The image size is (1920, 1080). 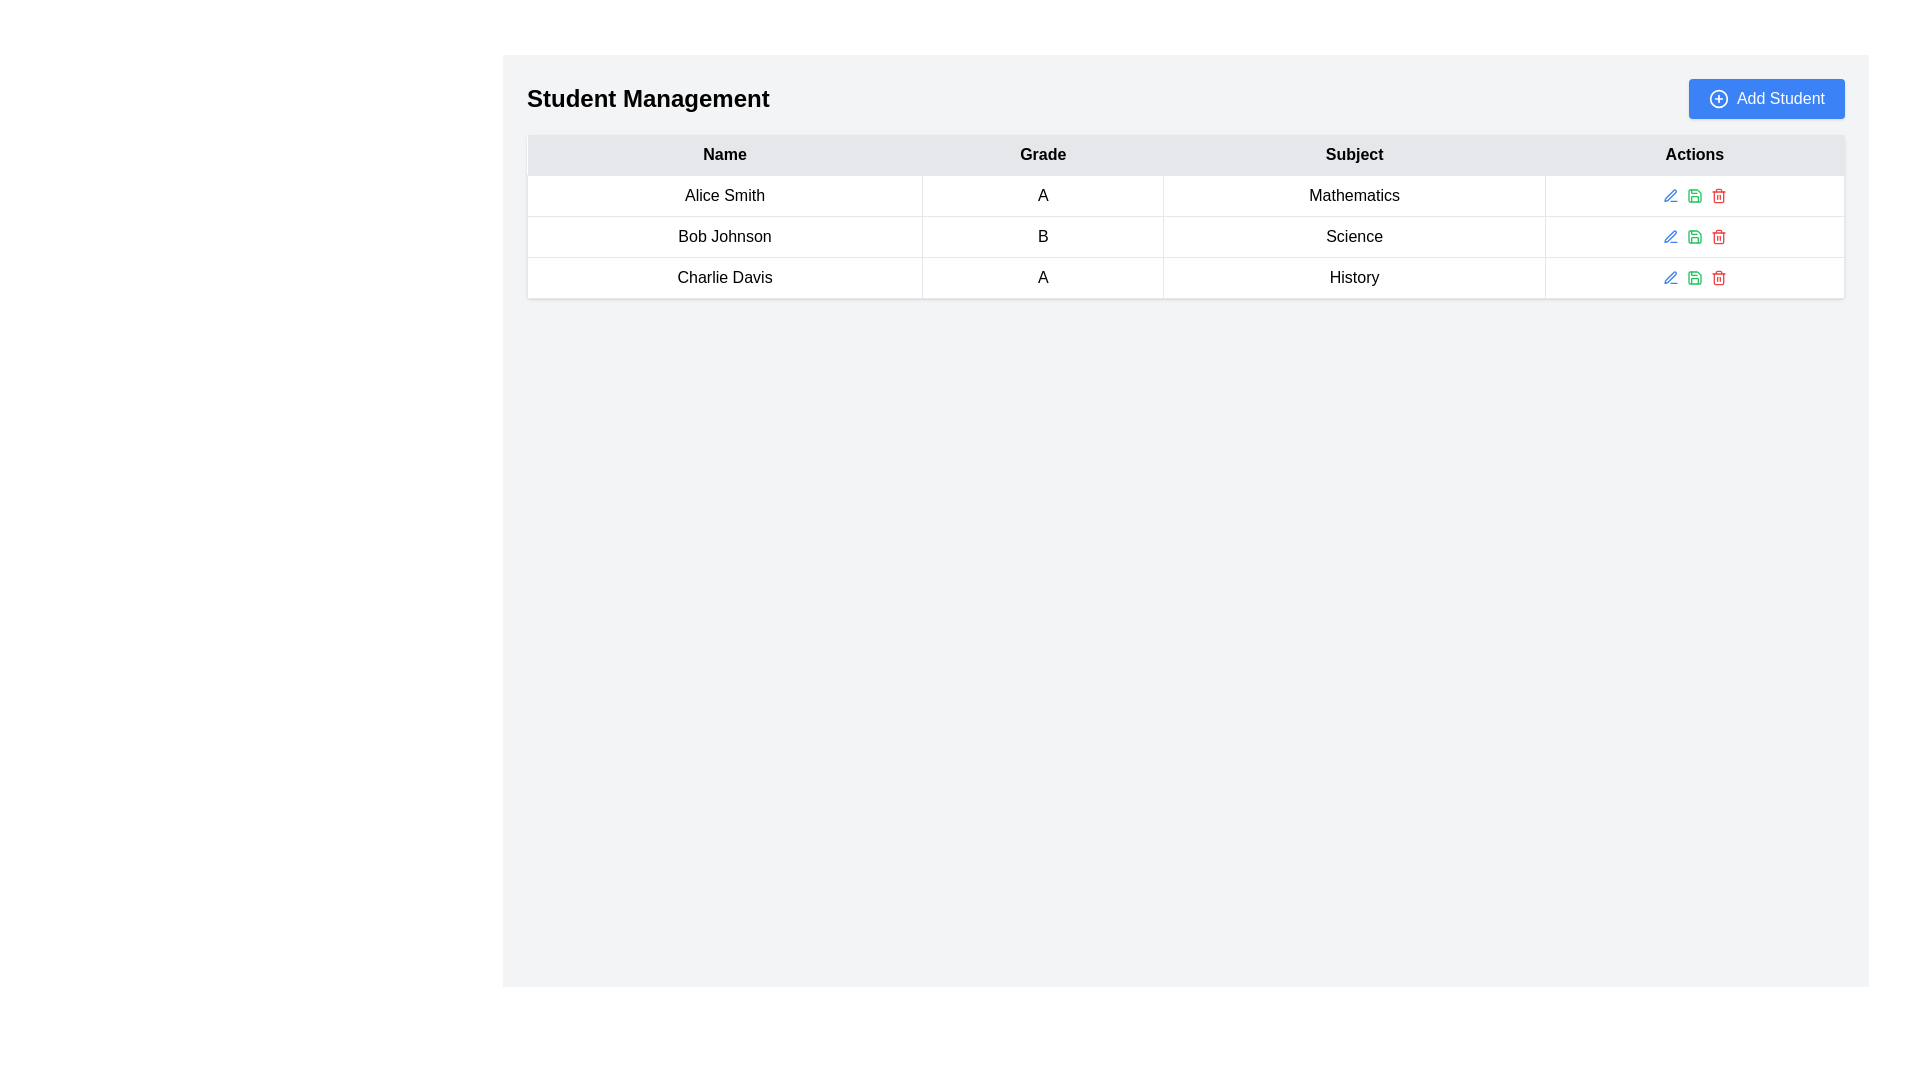 What do you see at coordinates (1353, 235) in the screenshot?
I see `the table cell displaying the subject 'Science' for student Bob Johnson, located in the third cell of the 'Subject' column in the second row` at bounding box center [1353, 235].